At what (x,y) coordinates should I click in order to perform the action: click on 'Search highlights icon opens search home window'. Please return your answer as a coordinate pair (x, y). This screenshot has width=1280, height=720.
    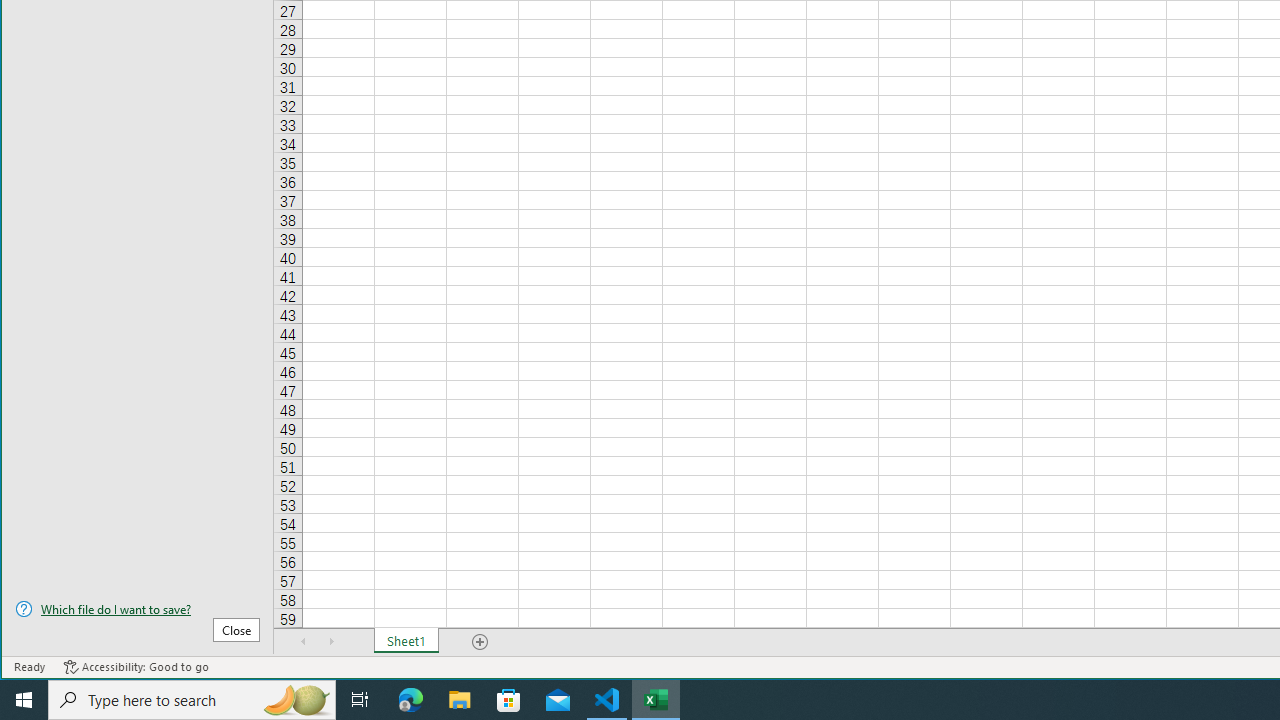
    Looking at the image, I should click on (294, 698).